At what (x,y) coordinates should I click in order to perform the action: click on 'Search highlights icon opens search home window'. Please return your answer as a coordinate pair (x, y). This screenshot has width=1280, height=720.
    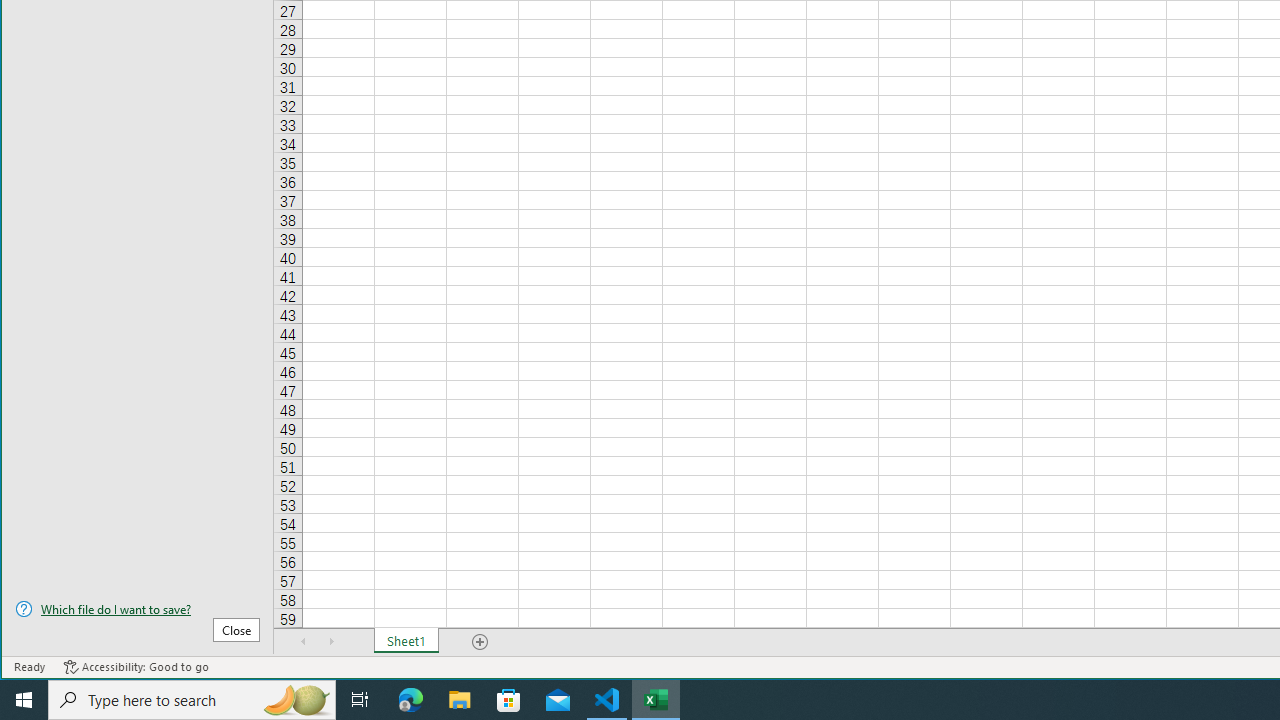
    Looking at the image, I should click on (294, 698).